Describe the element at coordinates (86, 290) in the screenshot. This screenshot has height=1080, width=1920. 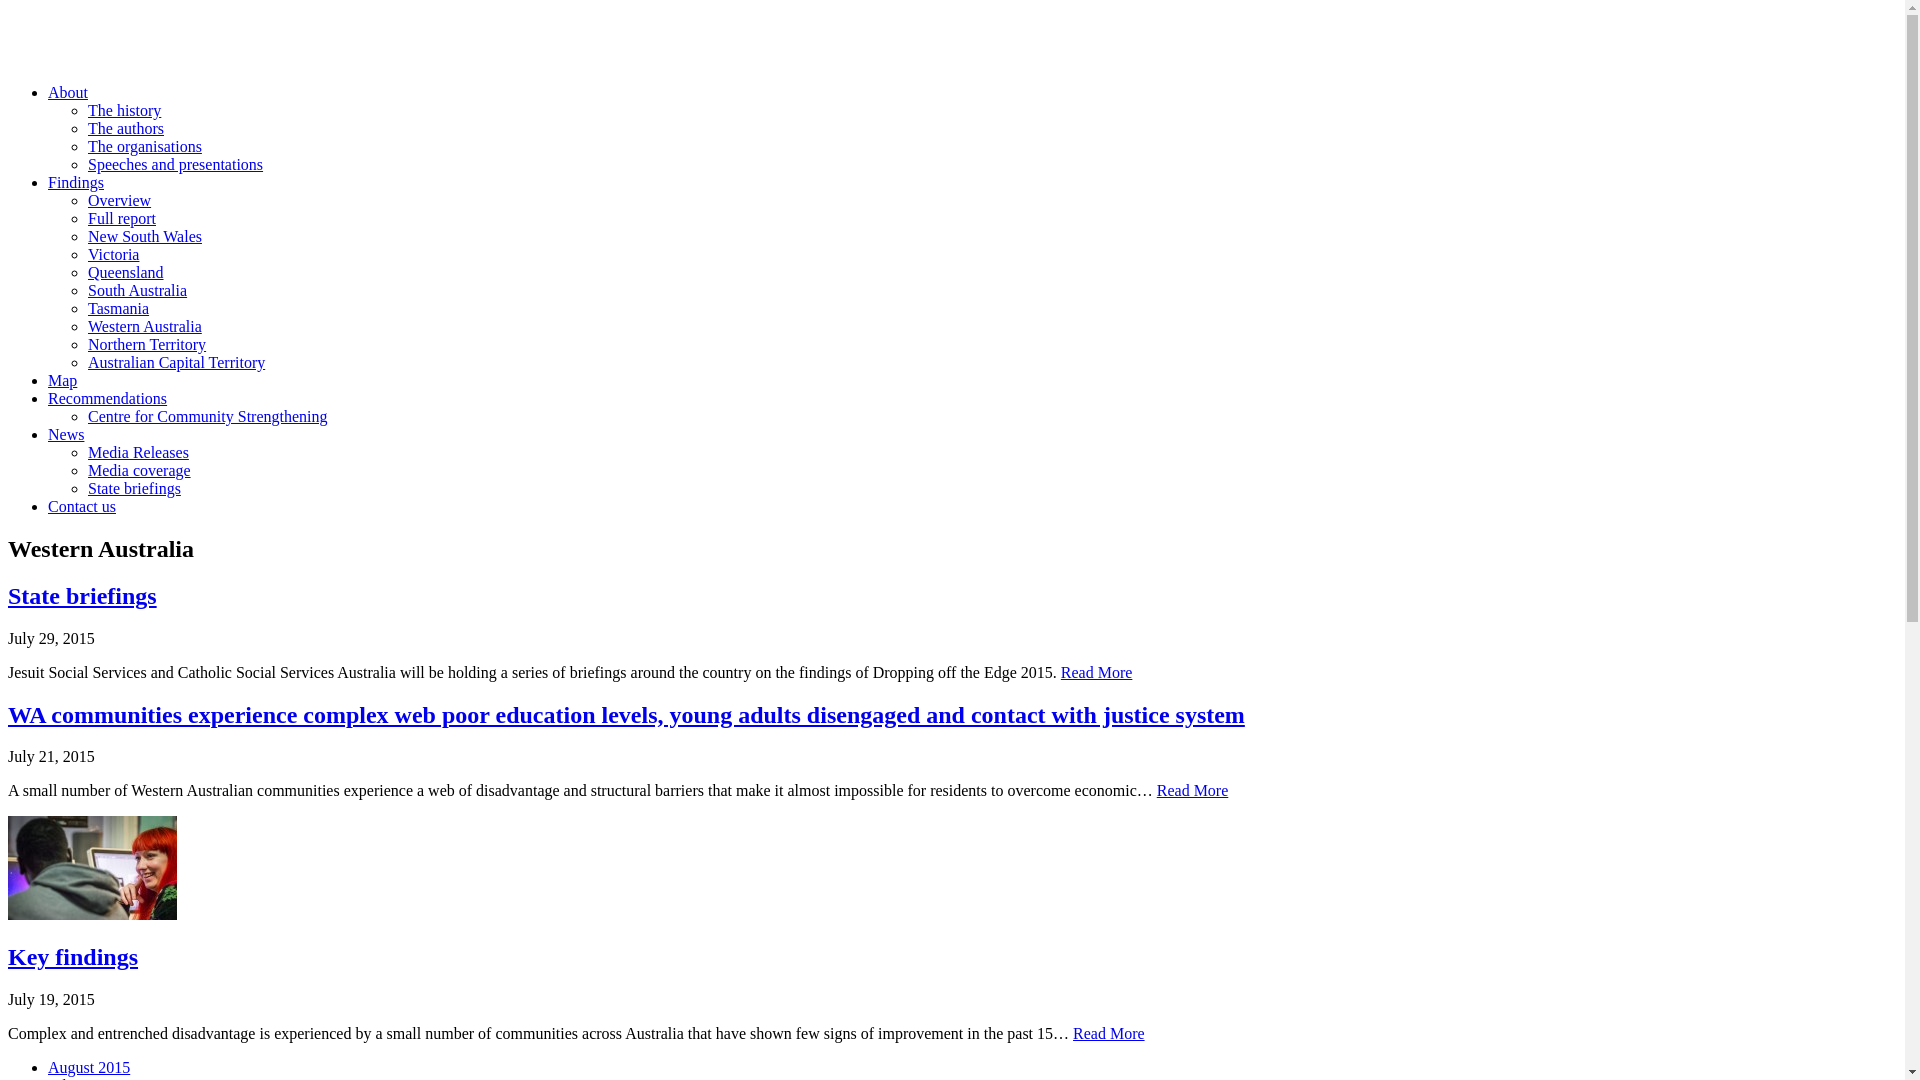
I see `'South Australia'` at that location.